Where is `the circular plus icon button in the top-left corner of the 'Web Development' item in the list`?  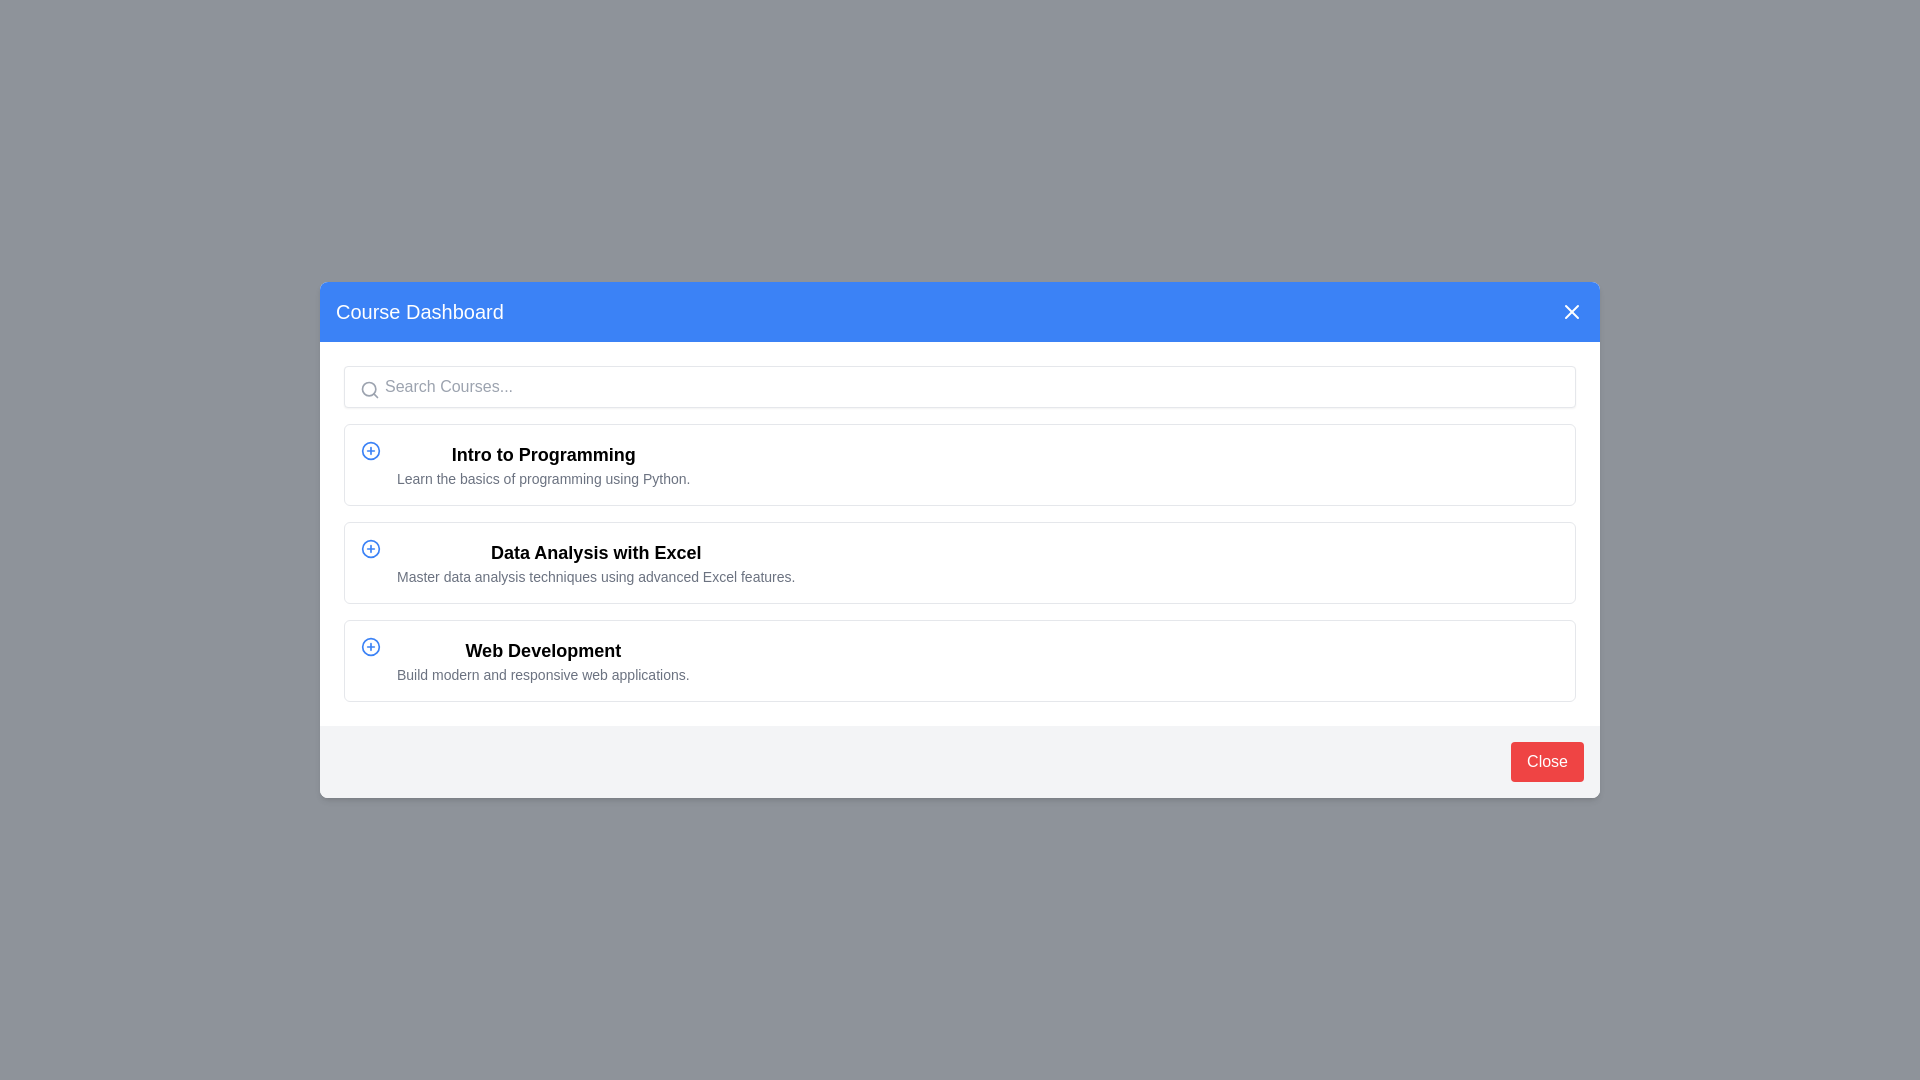
the circular plus icon button in the top-left corner of the 'Web Development' item in the list is located at coordinates (370, 647).